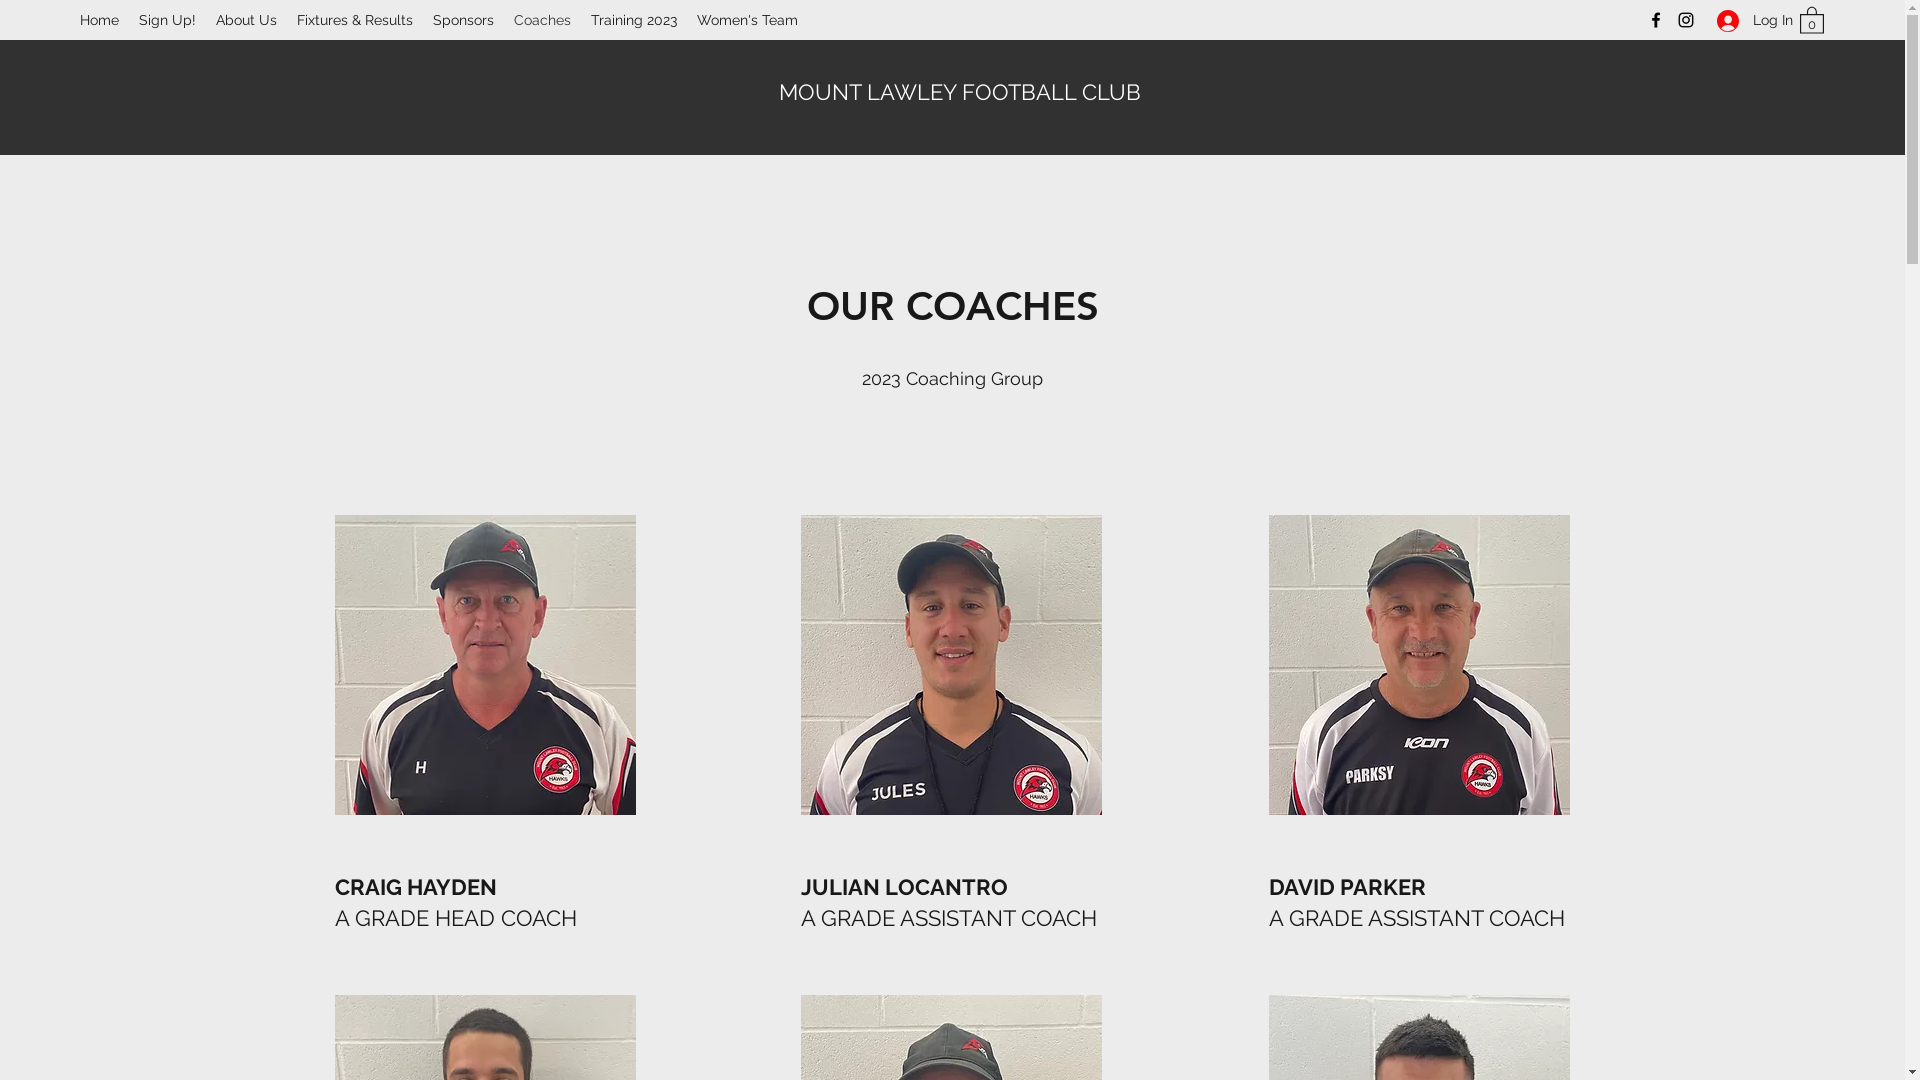  Describe the element at coordinates (1811, 19) in the screenshot. I see `'0'` at that location.